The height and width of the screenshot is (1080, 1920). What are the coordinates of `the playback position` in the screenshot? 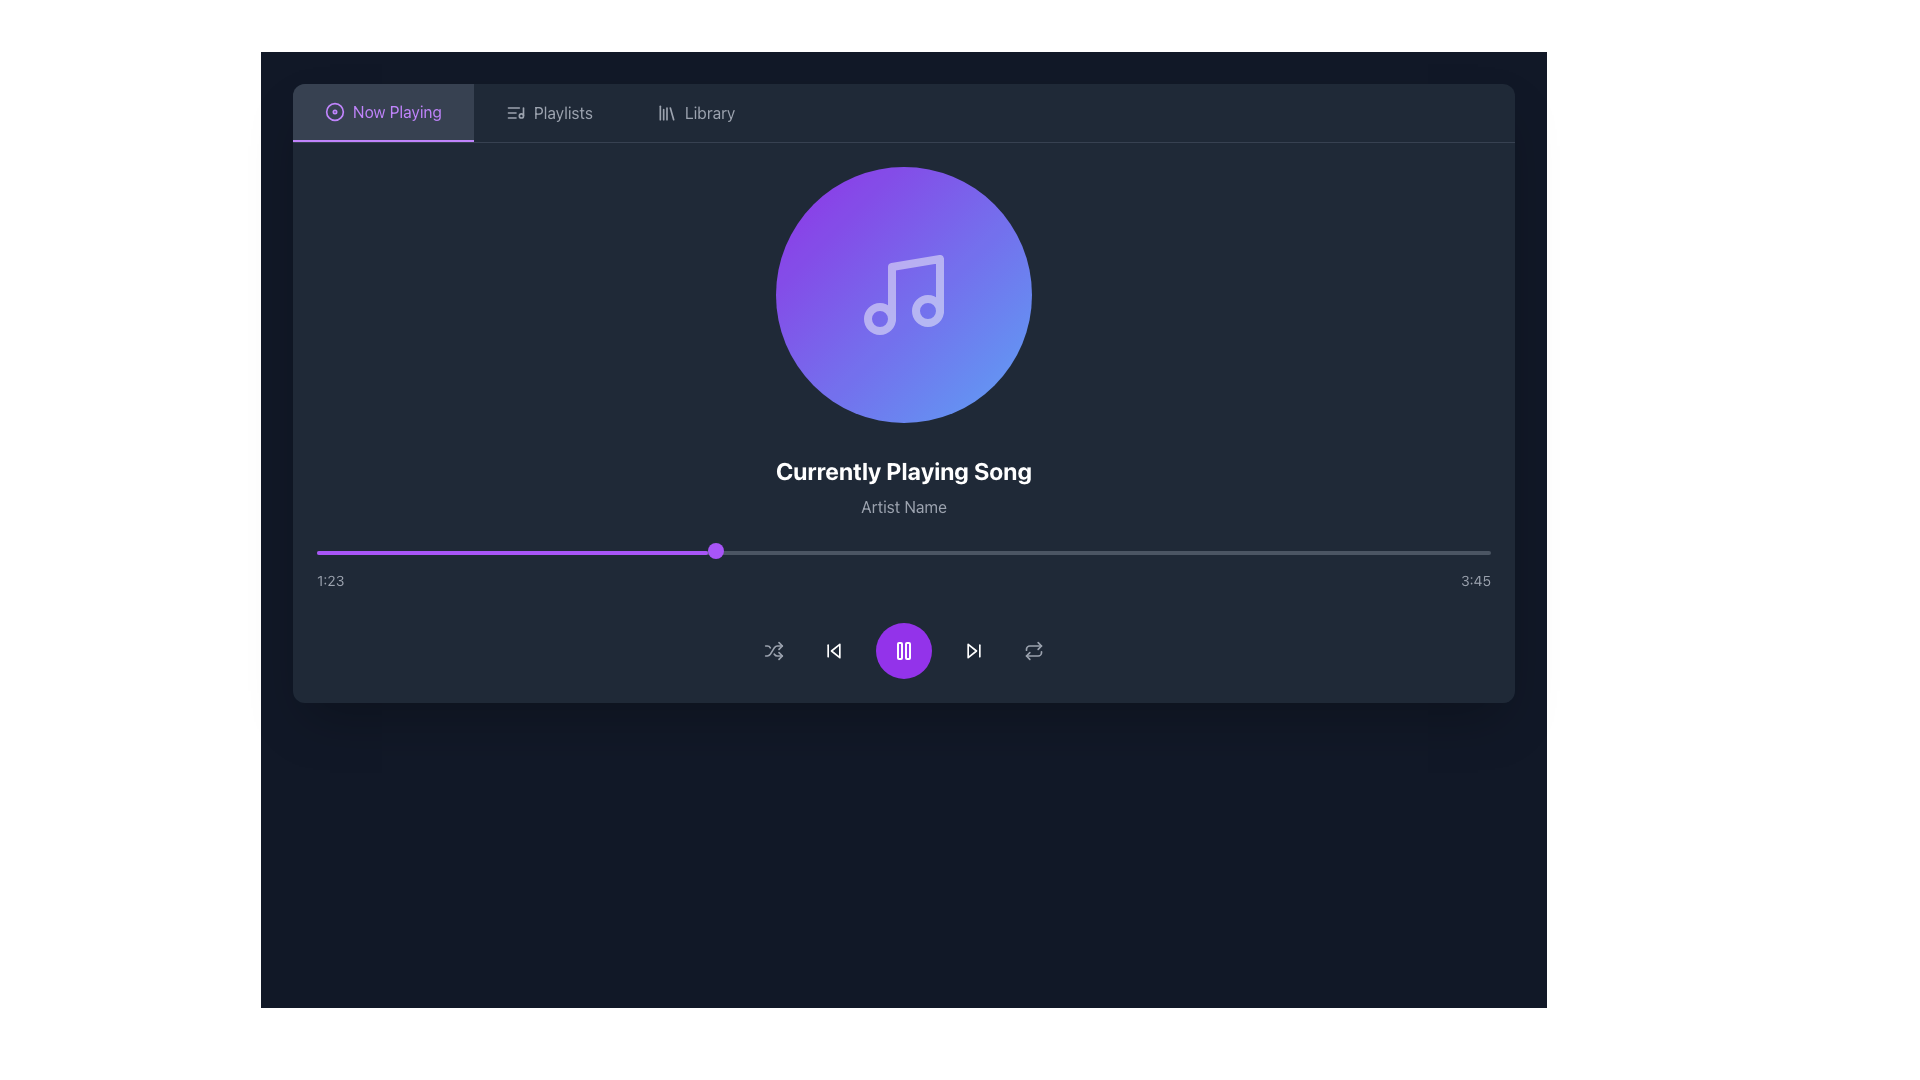 It's located at (1183, 552).